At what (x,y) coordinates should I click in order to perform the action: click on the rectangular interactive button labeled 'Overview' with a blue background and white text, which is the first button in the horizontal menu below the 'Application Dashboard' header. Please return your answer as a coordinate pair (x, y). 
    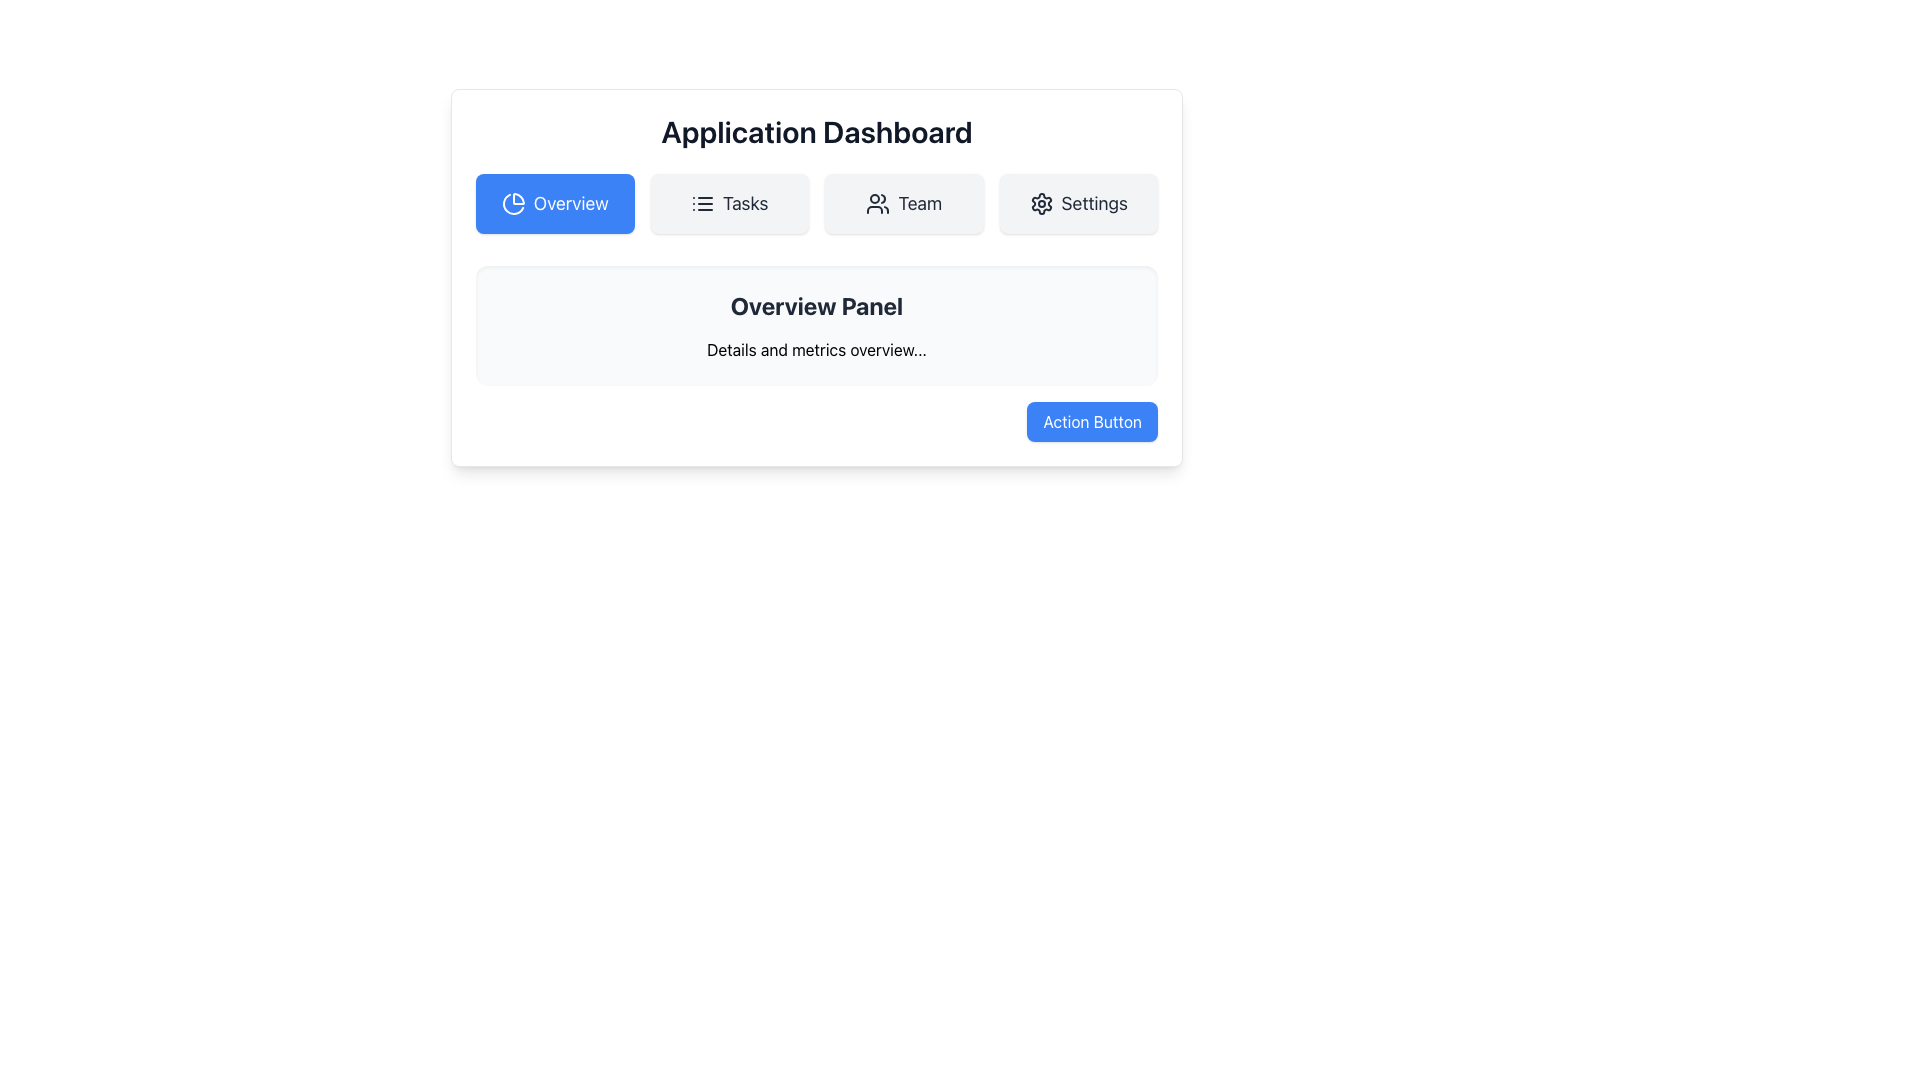
    Looking at the image, I should click on (555, 204).